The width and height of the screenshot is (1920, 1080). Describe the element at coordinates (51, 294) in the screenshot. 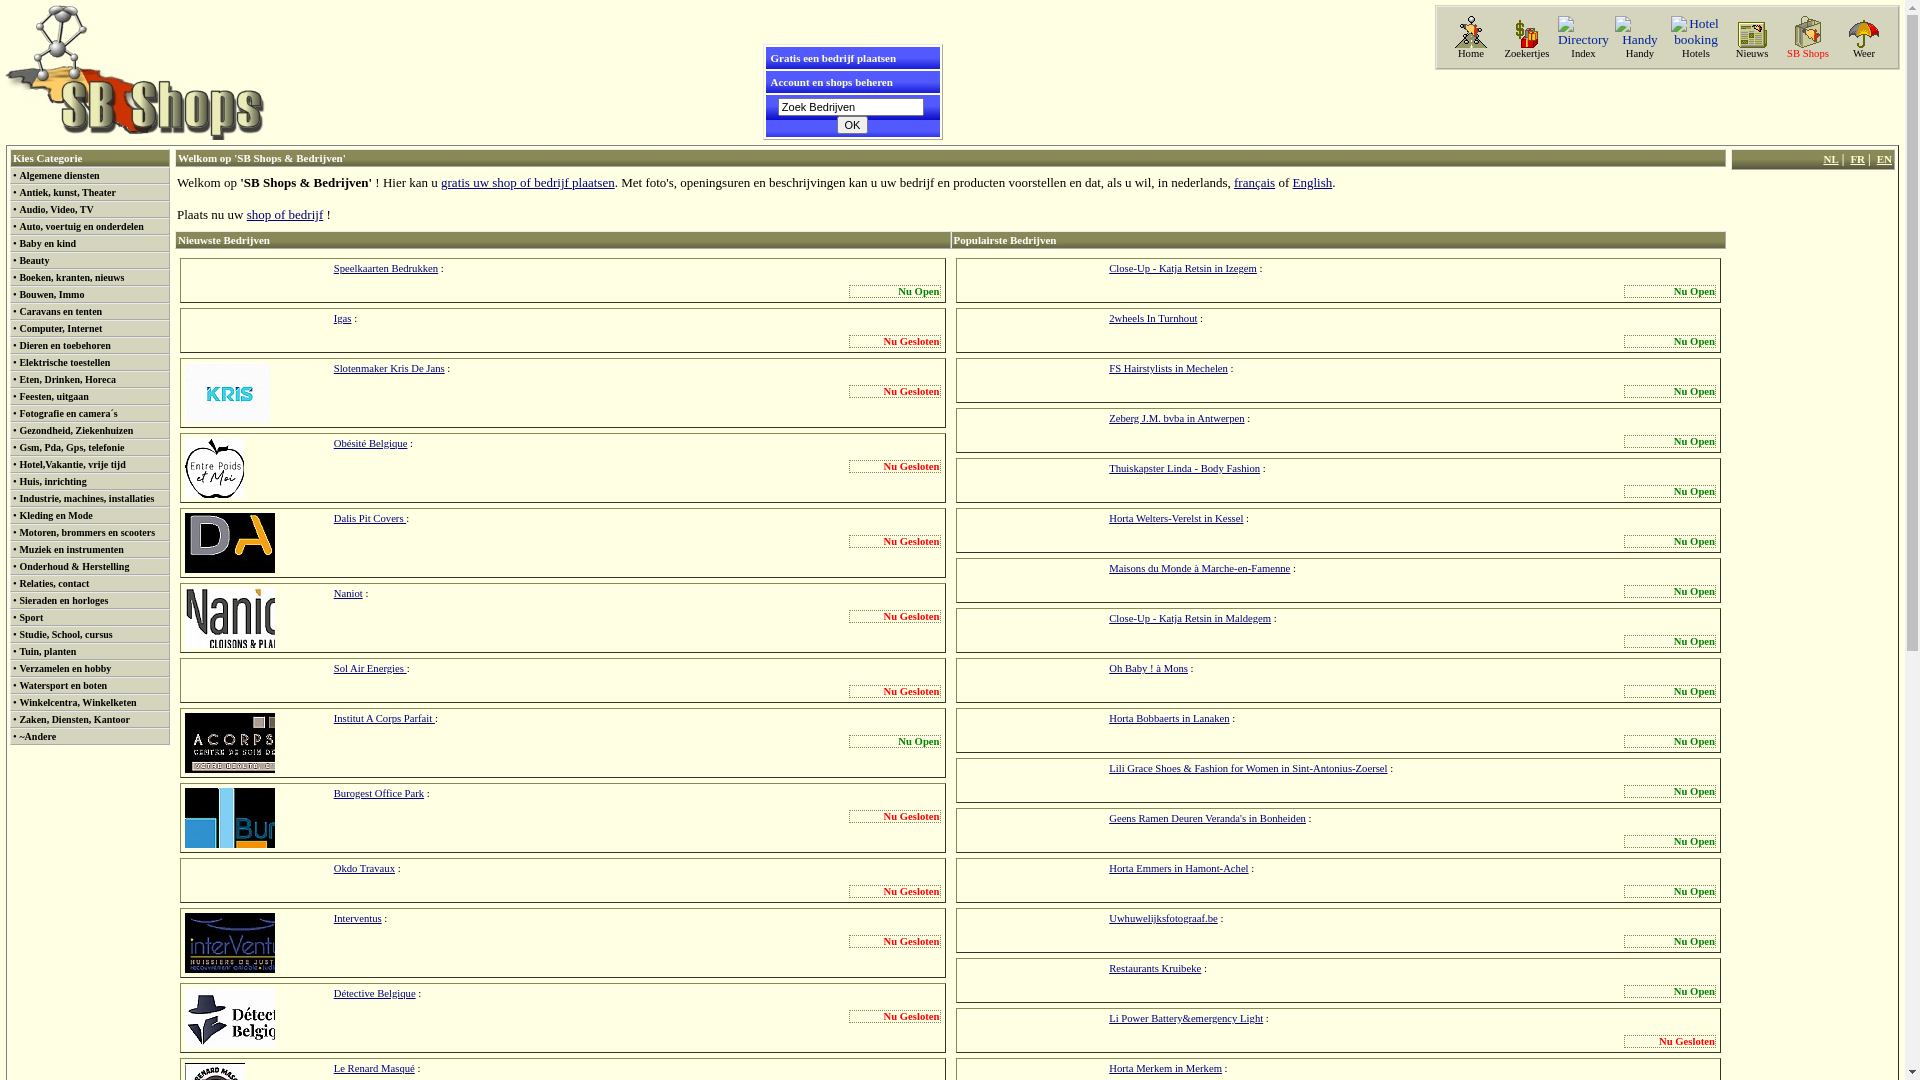

I see `'Bouwen, Immo'` at that location.